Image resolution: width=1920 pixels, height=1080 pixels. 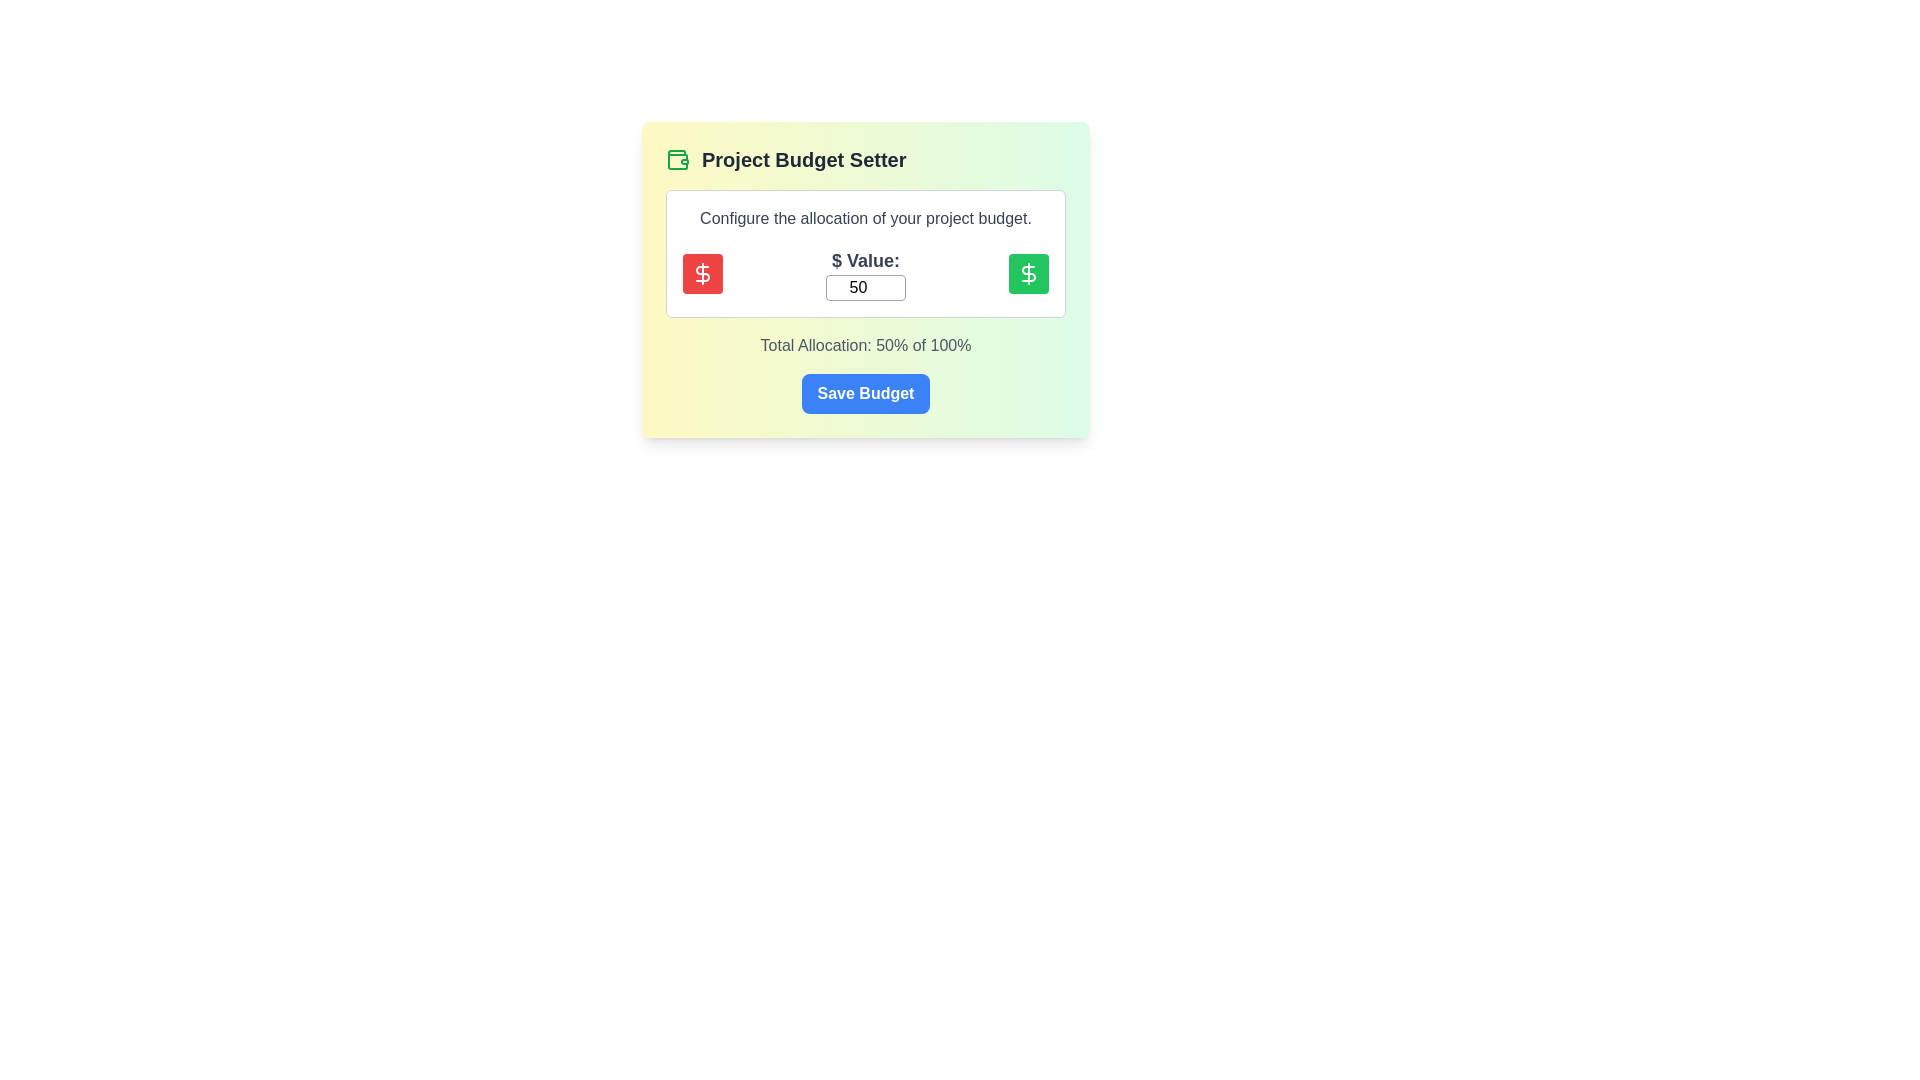 What do you see at coordinates (865, 345) in the screenshot?
I see `the static text displaying the summary of the allocation settings in the 'Project Budget Setter' card, located above the 'Save Budget' button` at bounding box center [865, 345].